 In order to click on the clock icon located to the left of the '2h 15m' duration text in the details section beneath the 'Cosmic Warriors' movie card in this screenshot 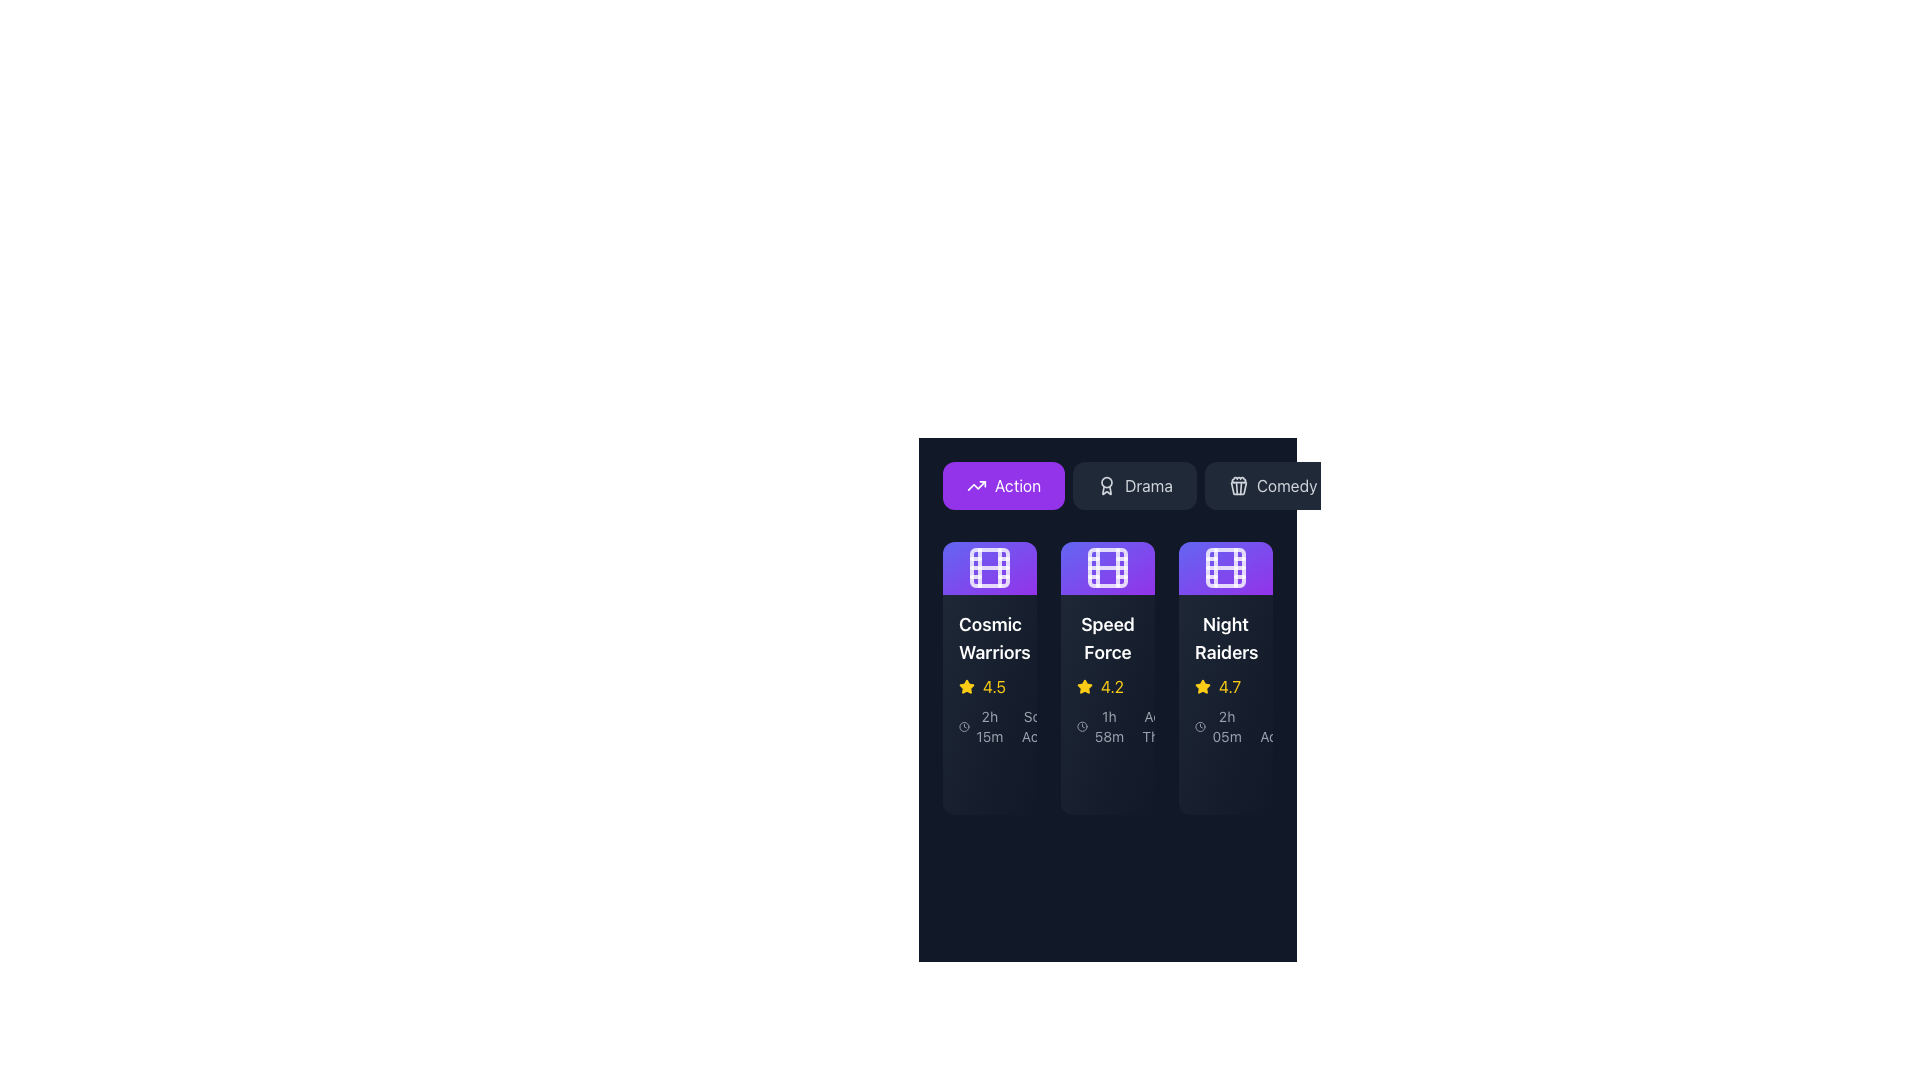, I will do `click(964, 726)`.